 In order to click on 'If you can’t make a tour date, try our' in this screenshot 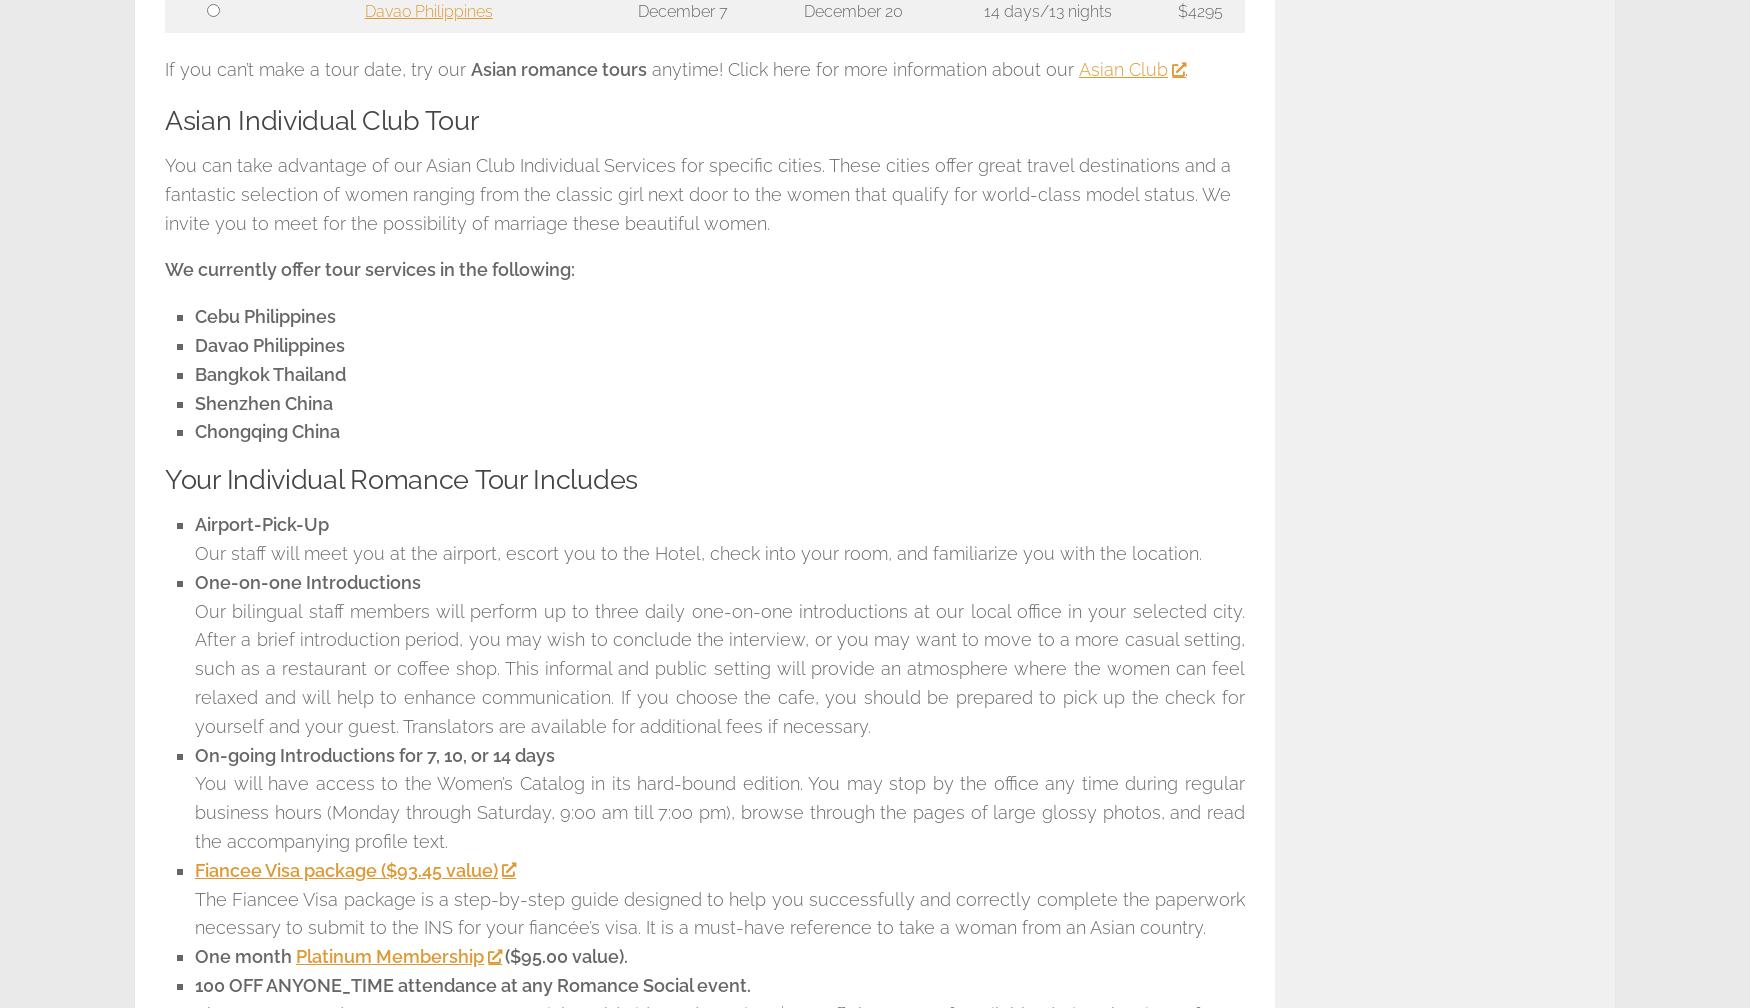, I will do `click(317, 69)`.